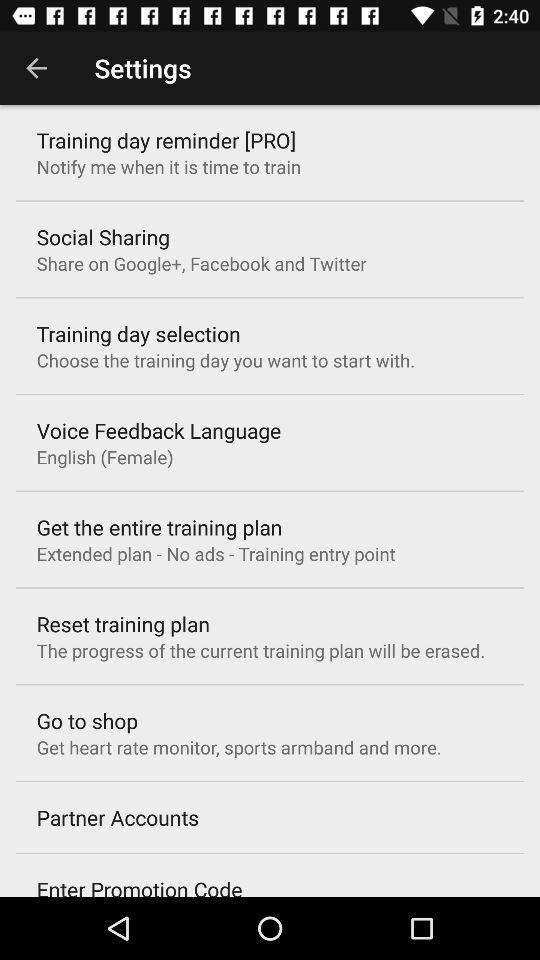  I want to click on item next to the settings app, so click(36, 68).